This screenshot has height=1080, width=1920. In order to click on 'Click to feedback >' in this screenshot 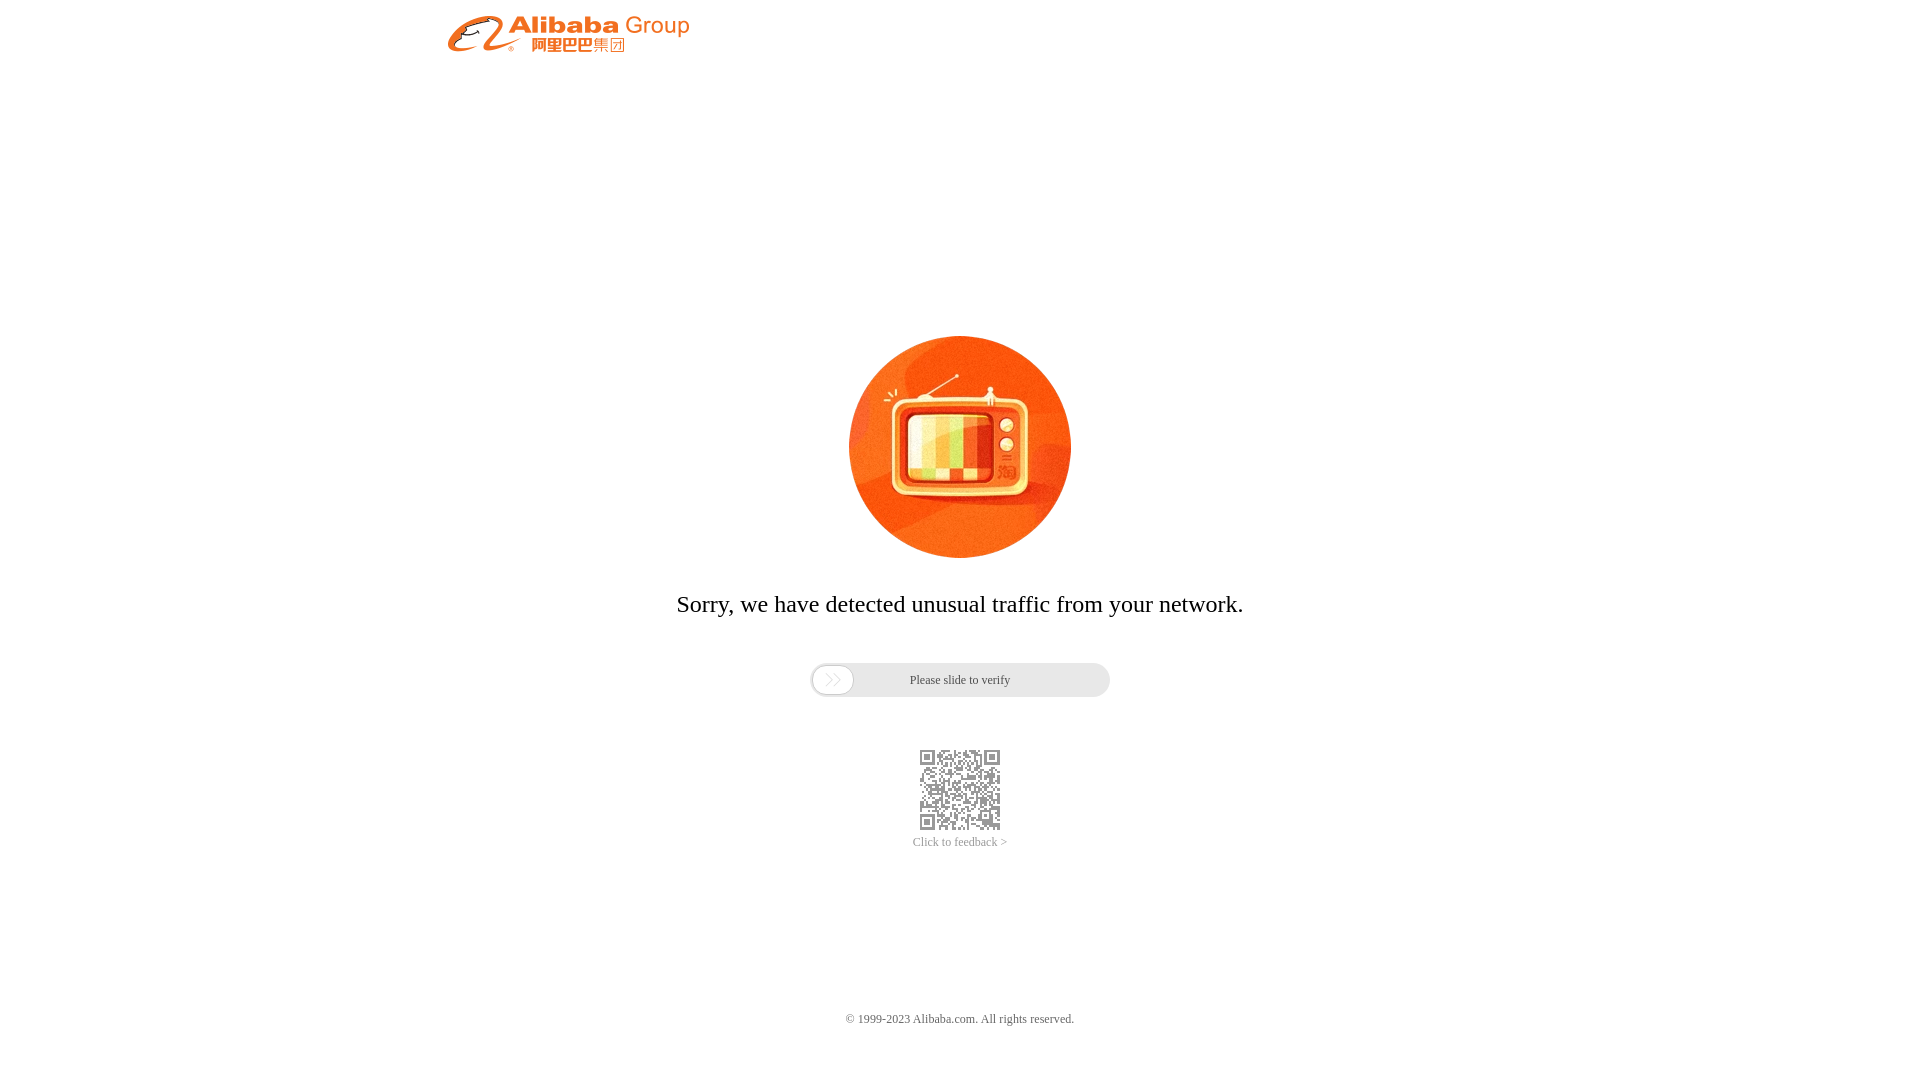, I will do `click(911, 842)`.